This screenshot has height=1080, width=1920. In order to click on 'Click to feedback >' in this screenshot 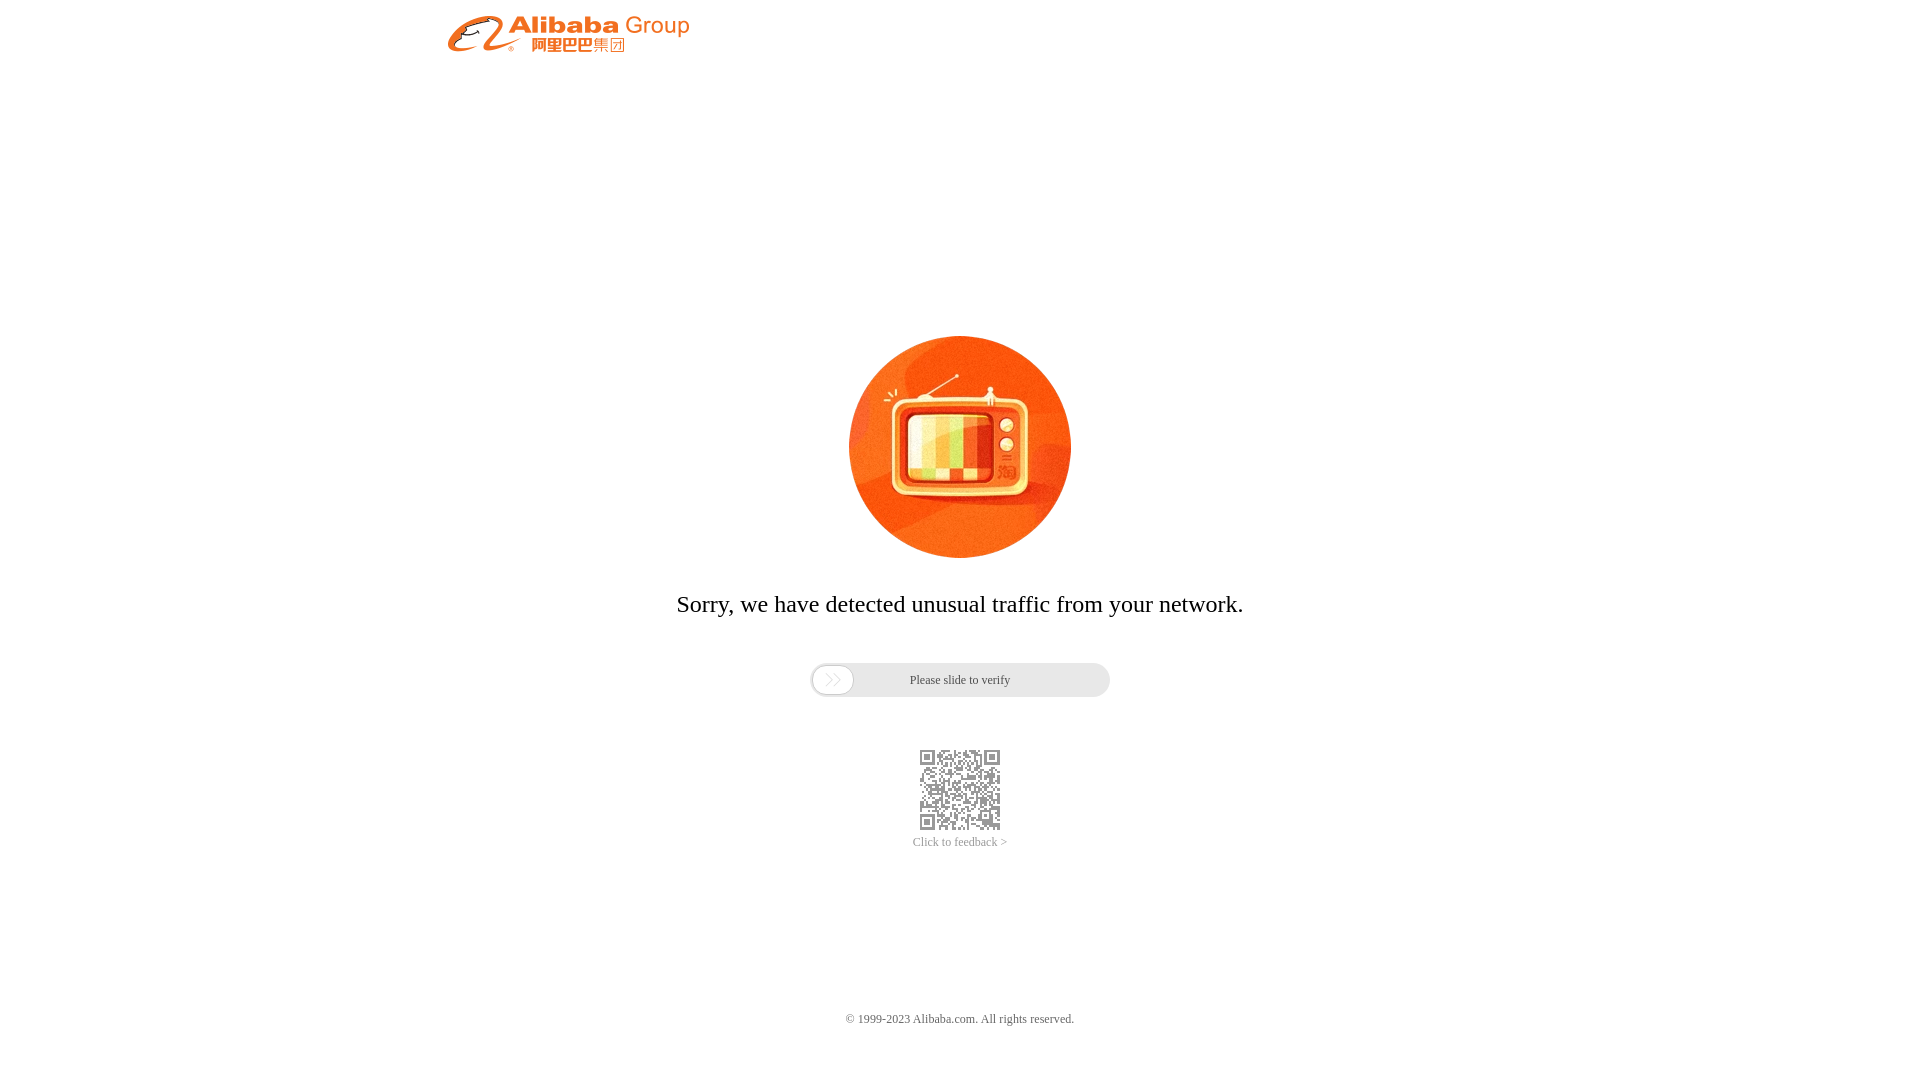, I will do `click(911, 842)`.